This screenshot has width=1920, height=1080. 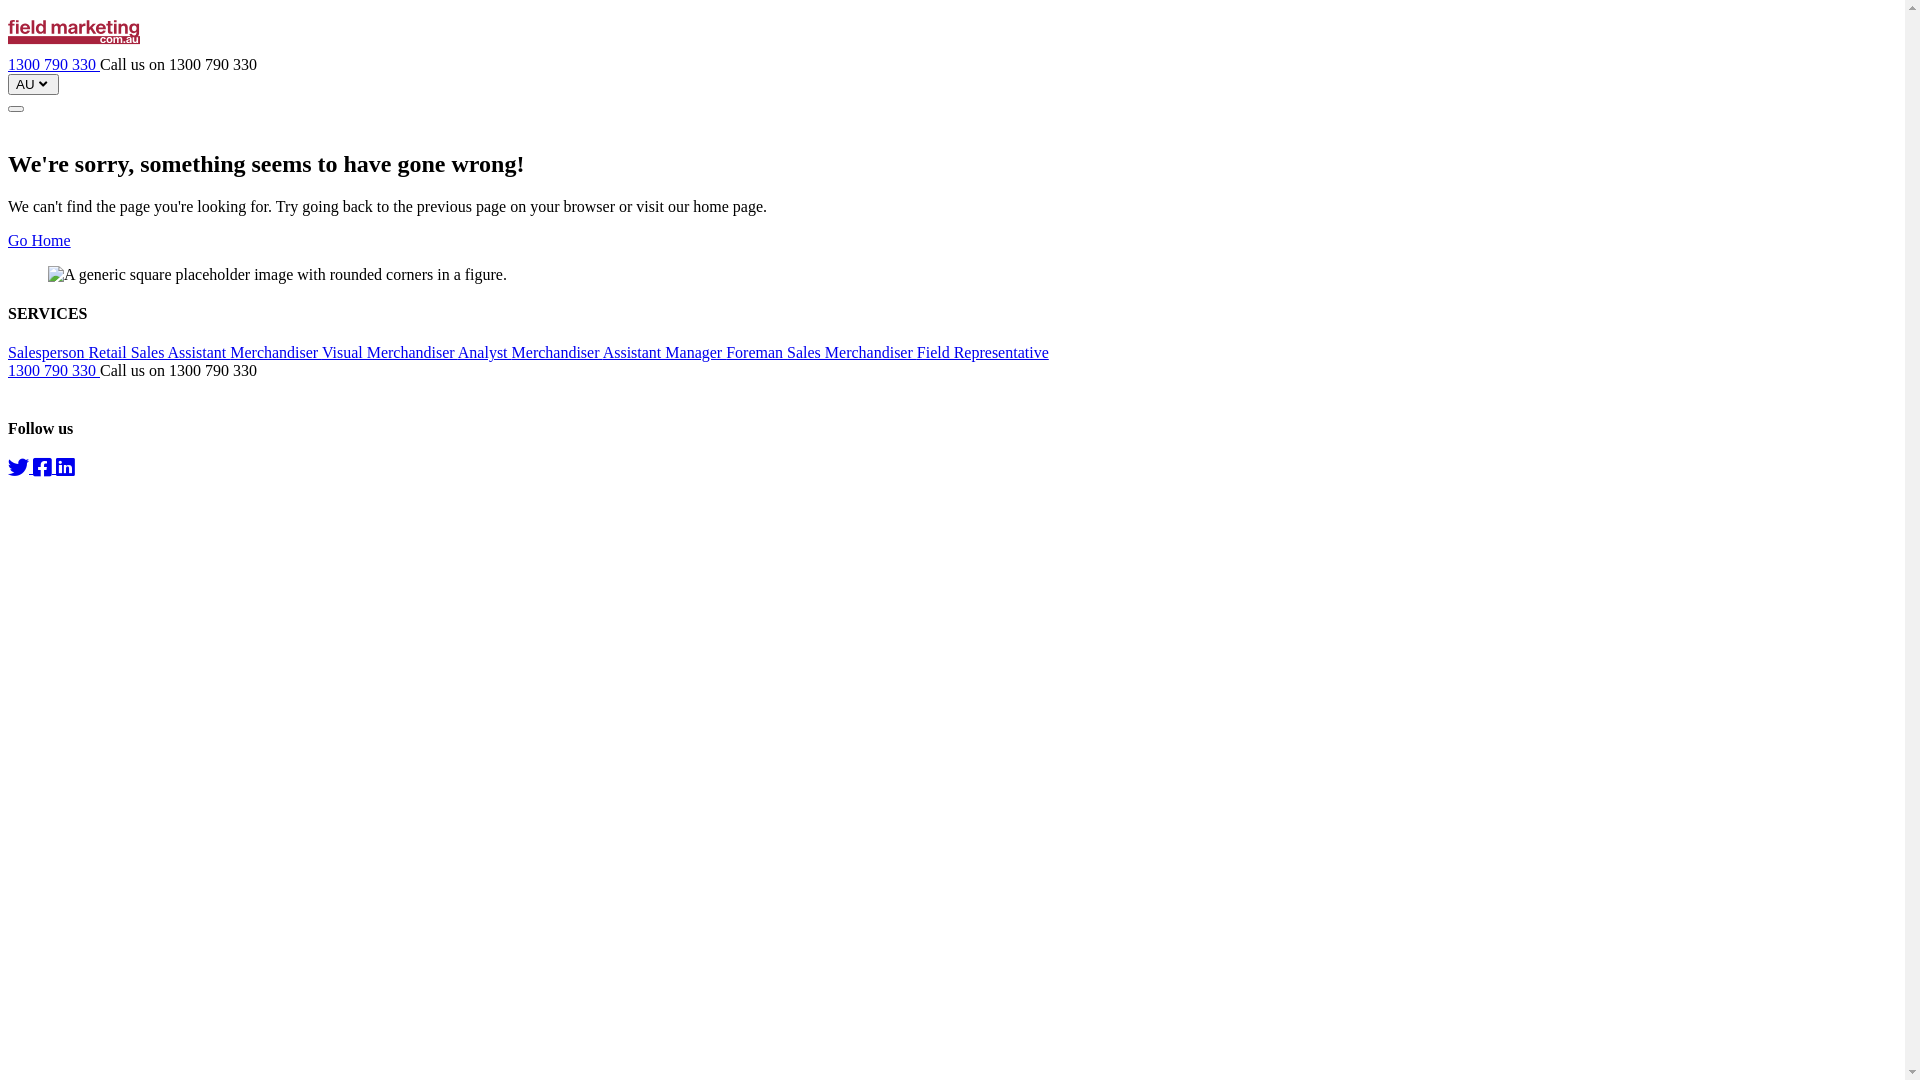 What do you see at coordinates (557, 351) in the screenshot?
I see `'Merchandiser'` at bounding box center [557, 351].